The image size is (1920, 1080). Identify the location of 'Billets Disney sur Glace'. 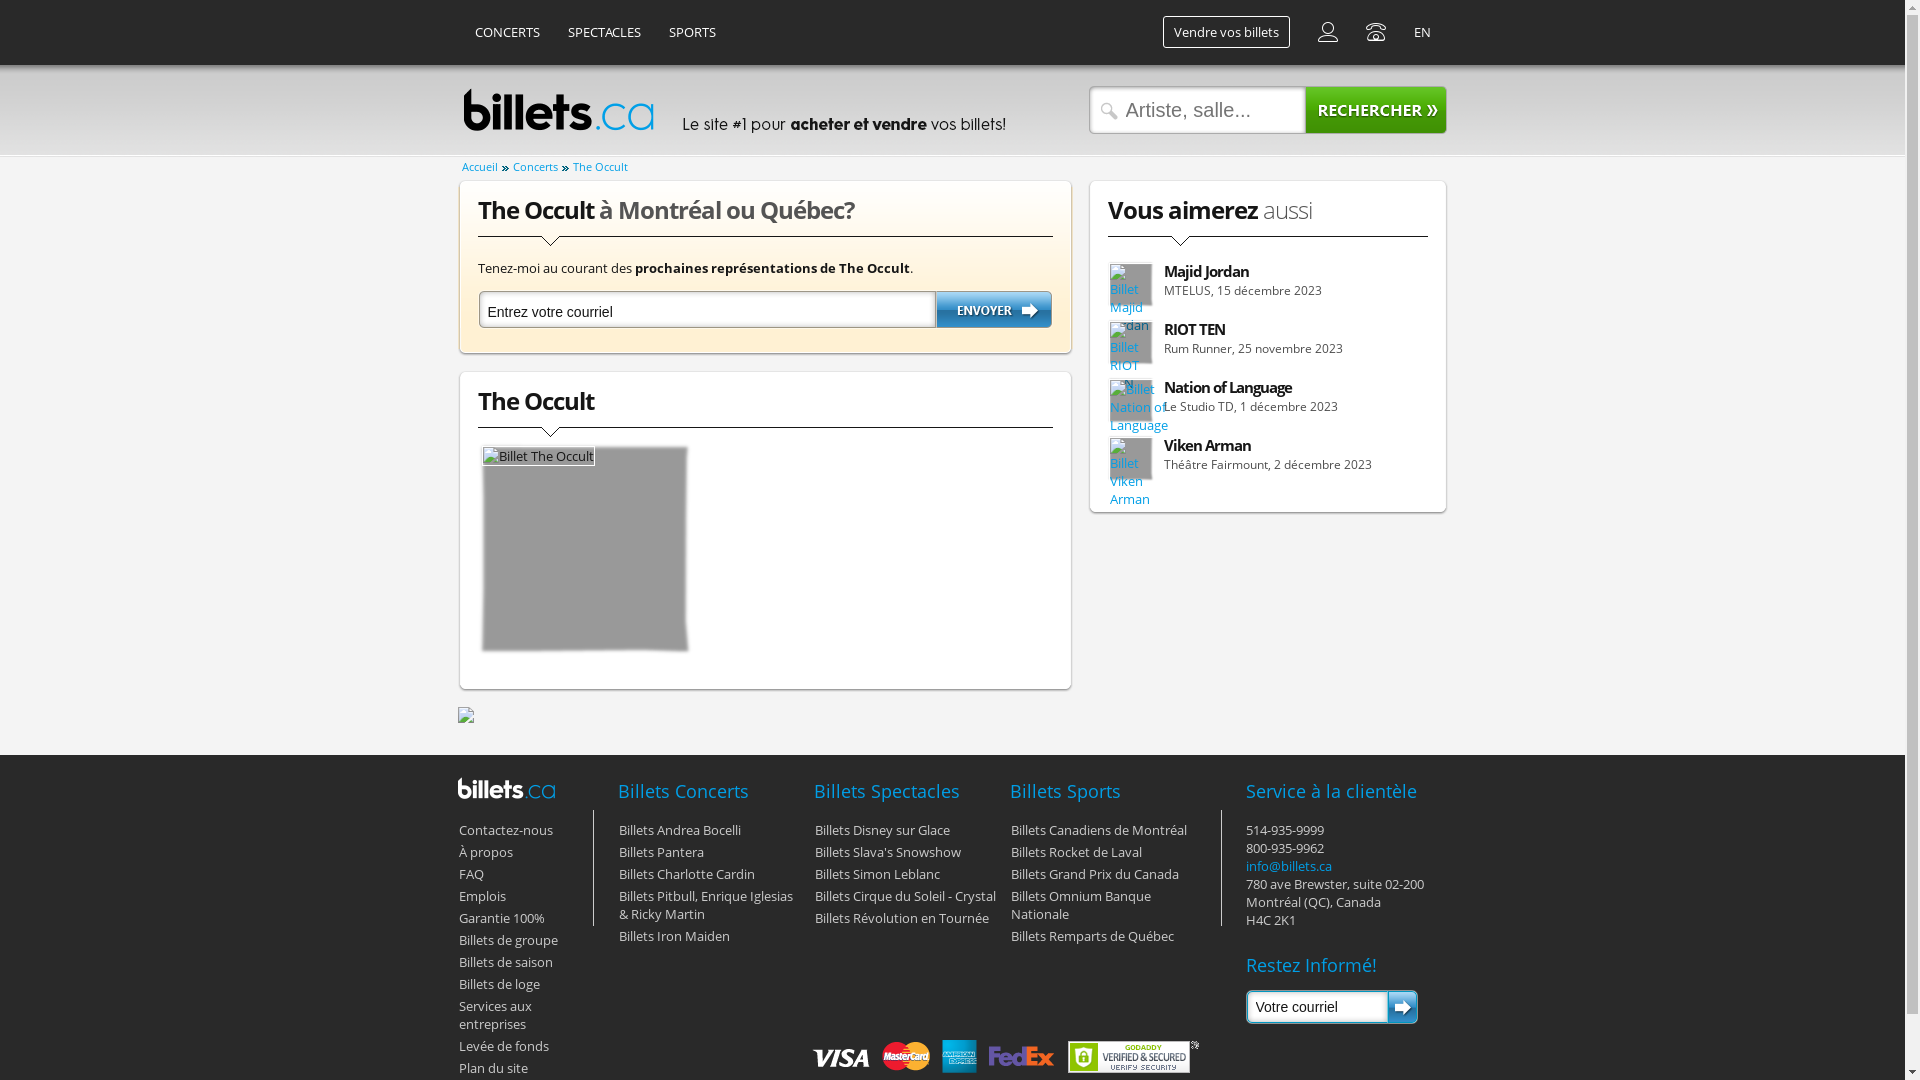
(814, 829).